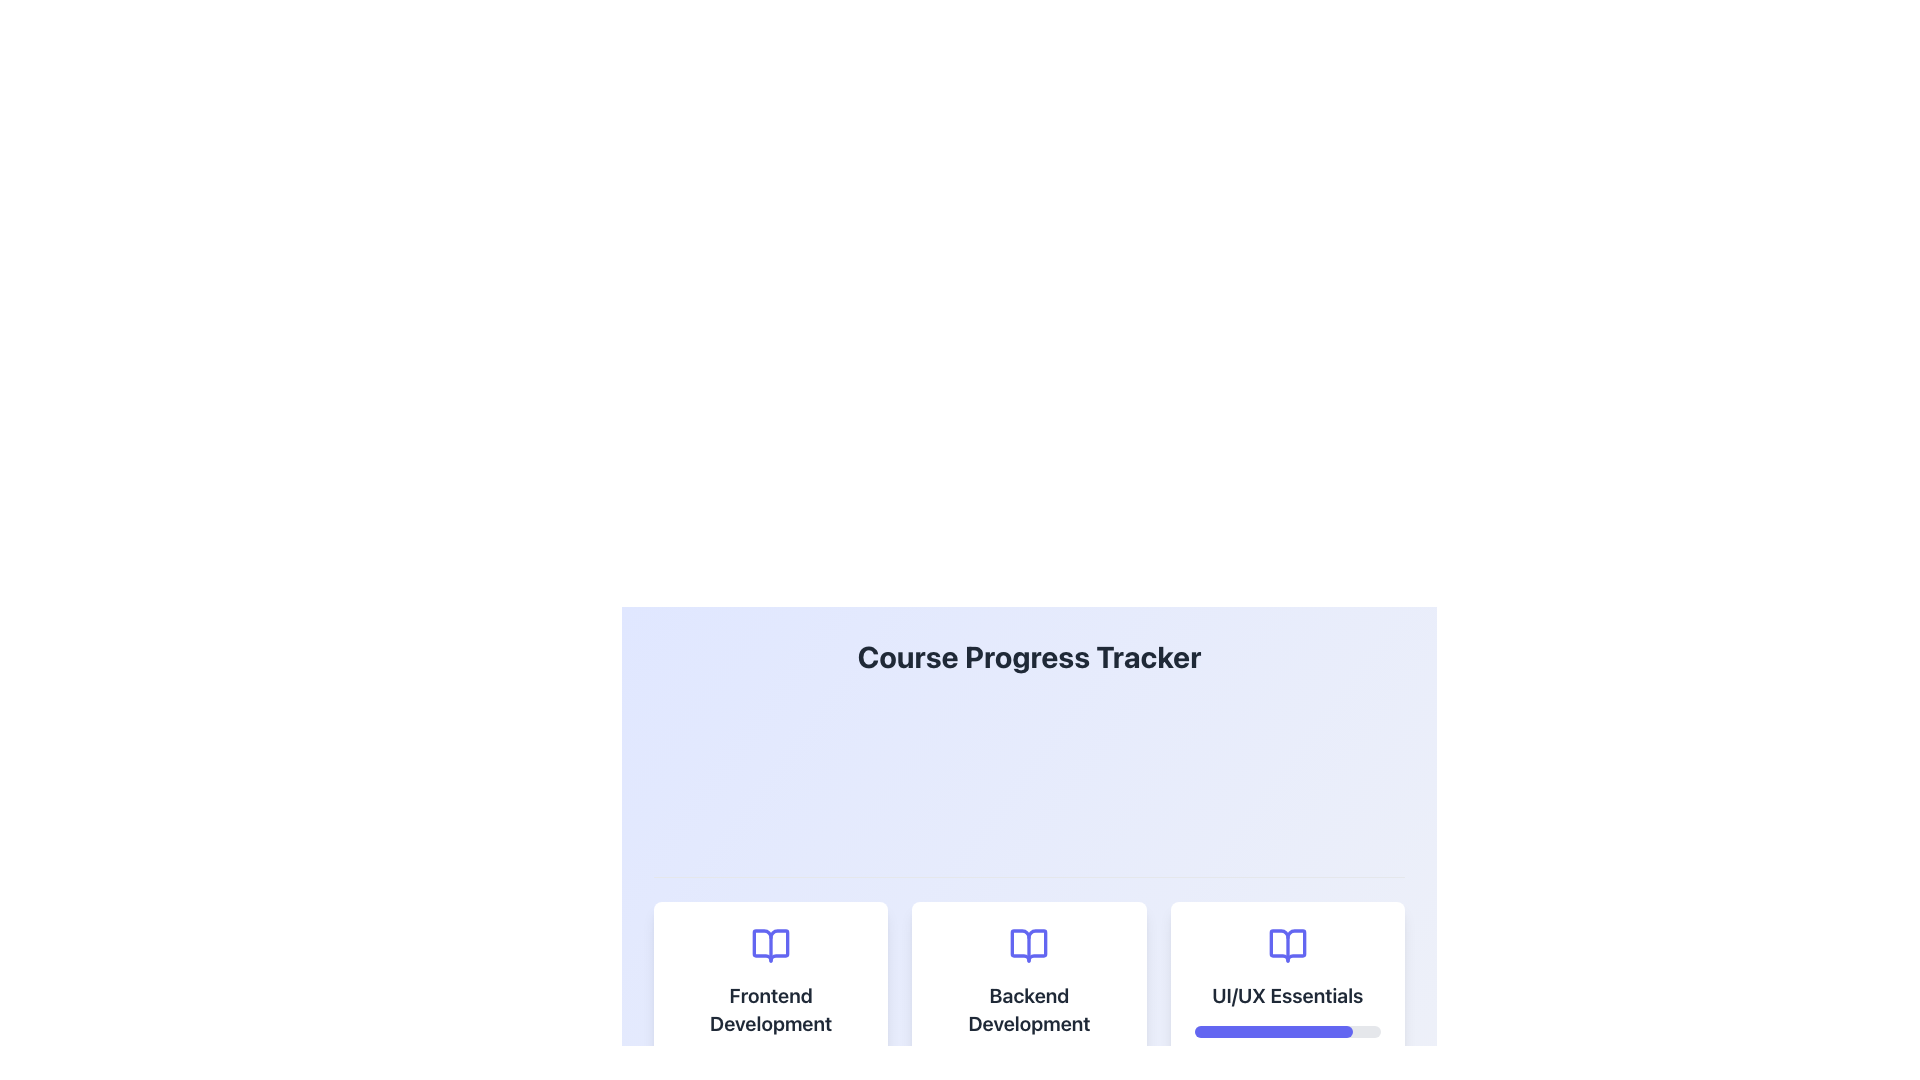 The height and width of the screenshot is (1080, 1920). I want to click on the progress indication on the progress bar for the 'UI/UX Essentials' course, which visually represents the percentage of the course completed, so click(1287, 1032).